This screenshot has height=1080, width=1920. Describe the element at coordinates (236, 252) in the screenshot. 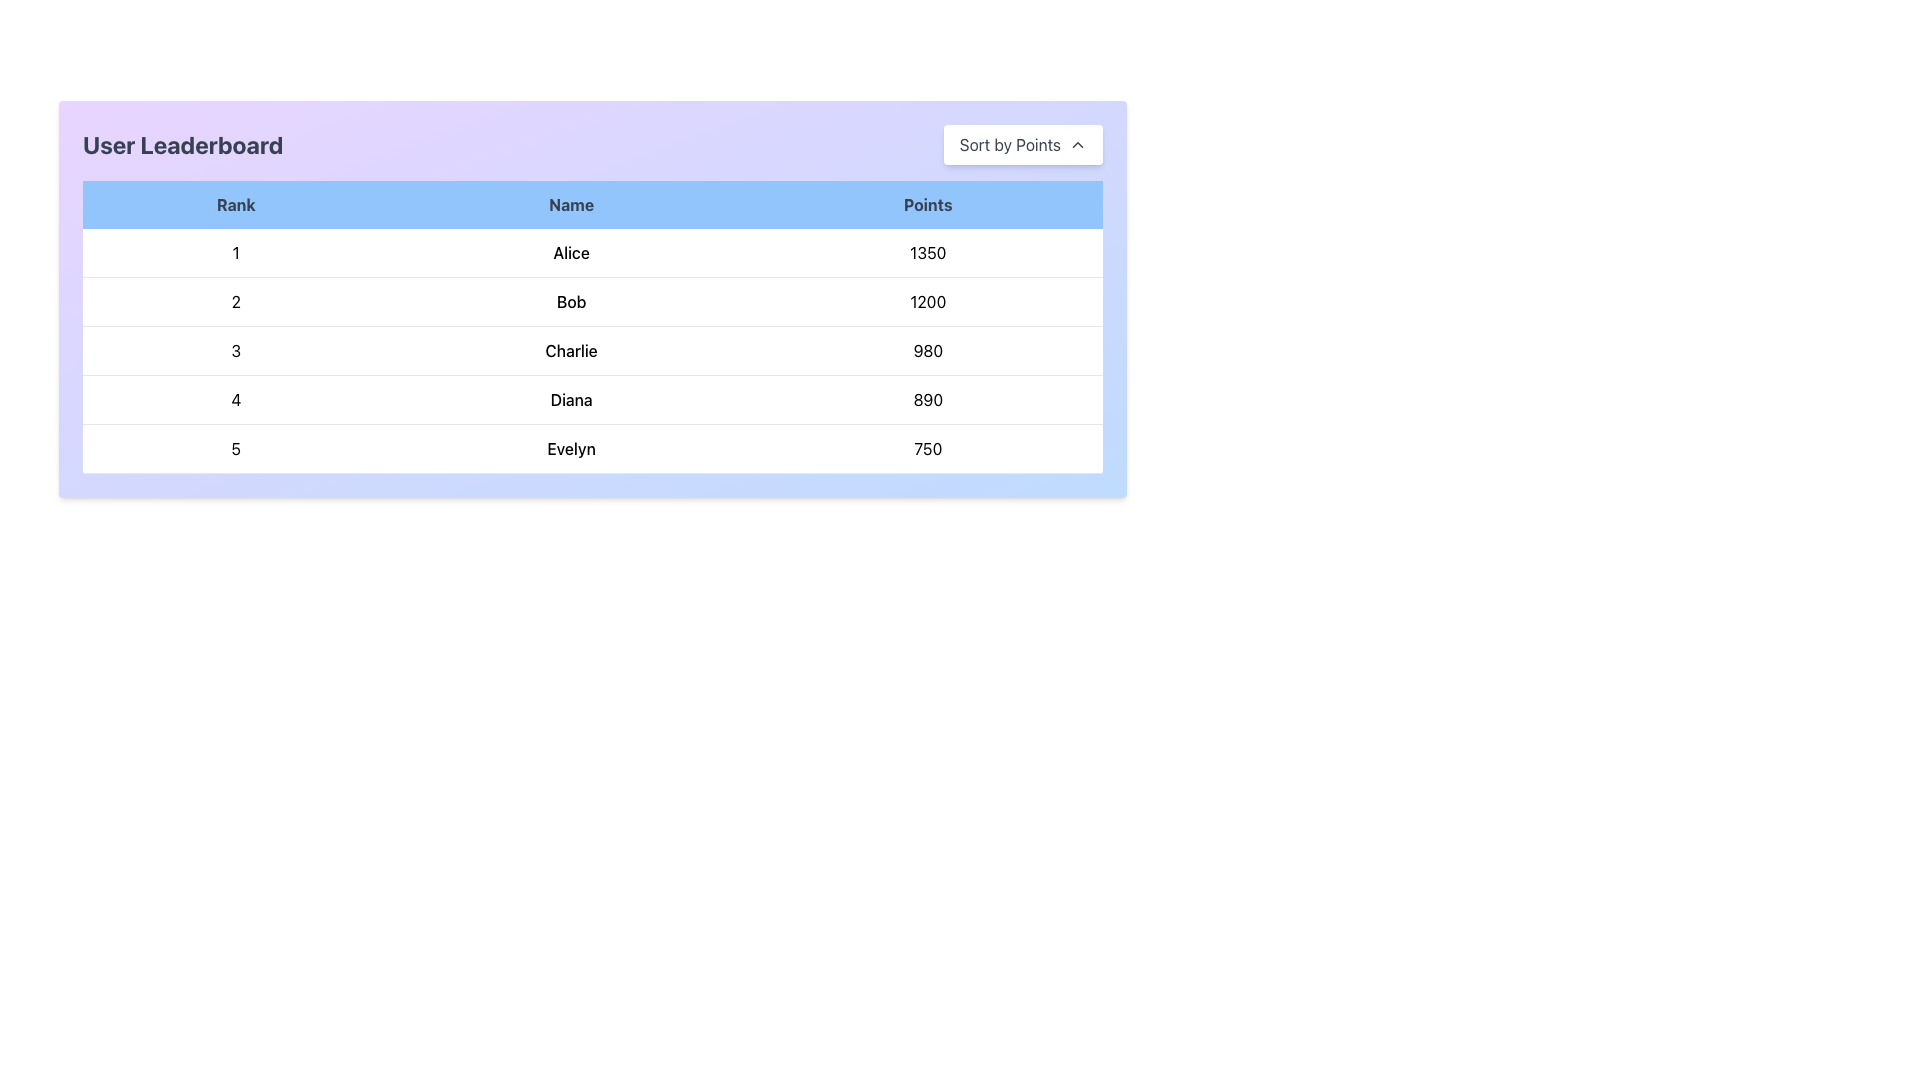

I see `the static text label that indicates the user's rank in the leaderboard, located in the first cell of the first row under the 'Rank' column` at that location.